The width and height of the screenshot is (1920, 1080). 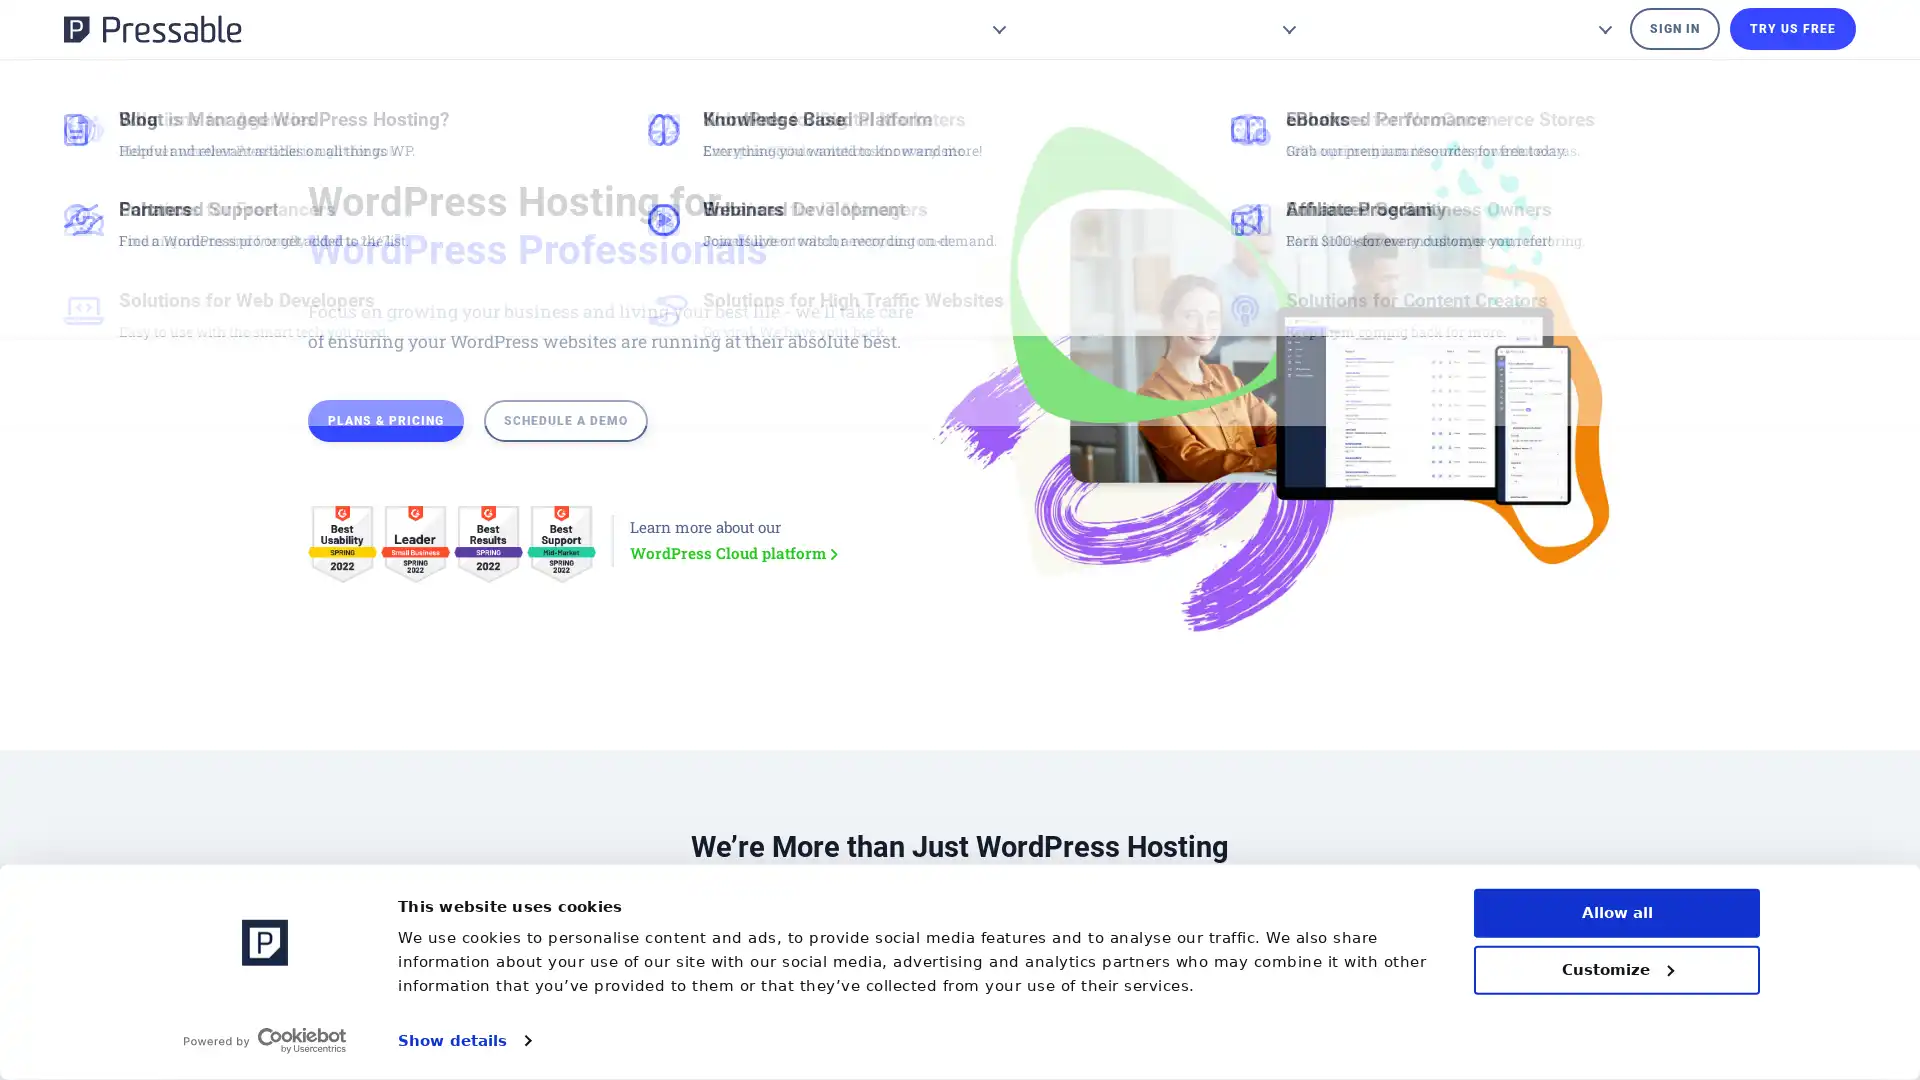 What do you see at coordinates (1617, 968) in the screenshot?
I see `Customize` at bounding box center [1617, 968].